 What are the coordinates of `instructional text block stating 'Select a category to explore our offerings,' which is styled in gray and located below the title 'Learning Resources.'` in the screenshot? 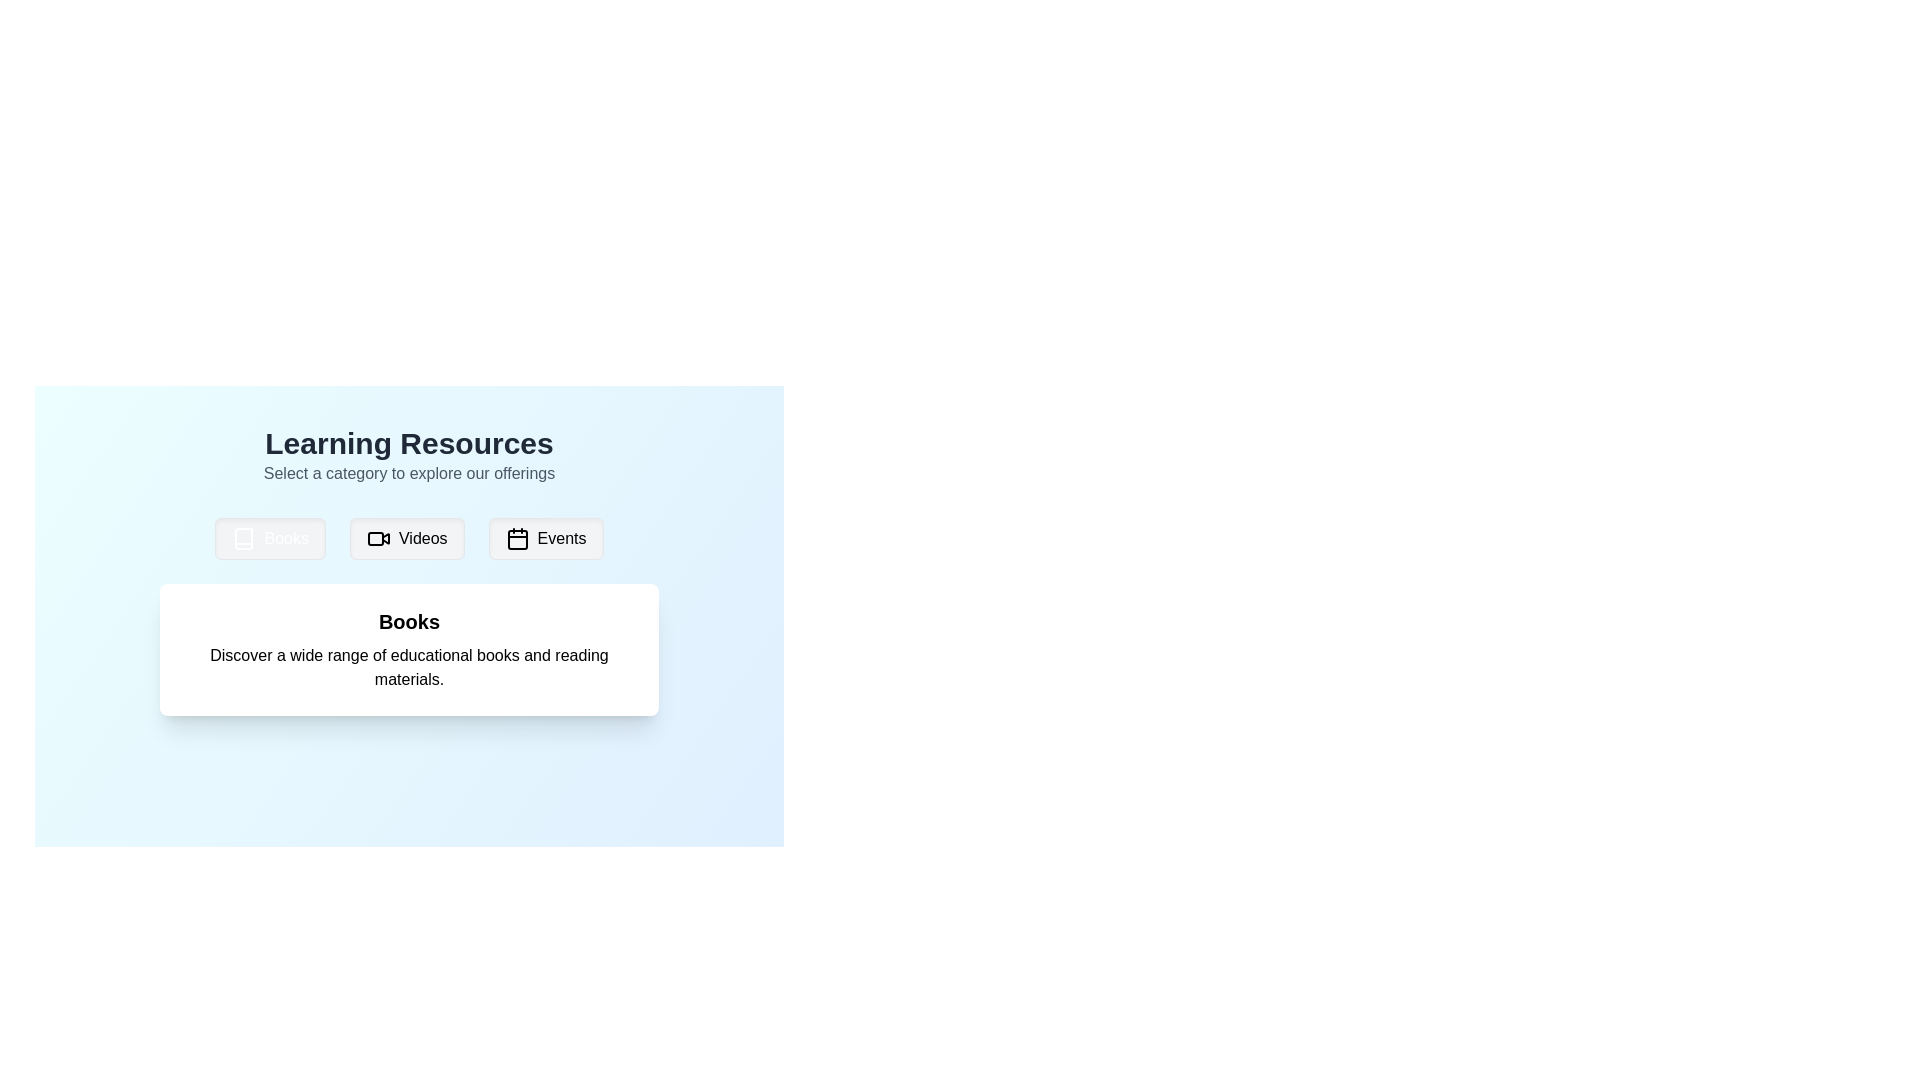 It's located at (408, 474).